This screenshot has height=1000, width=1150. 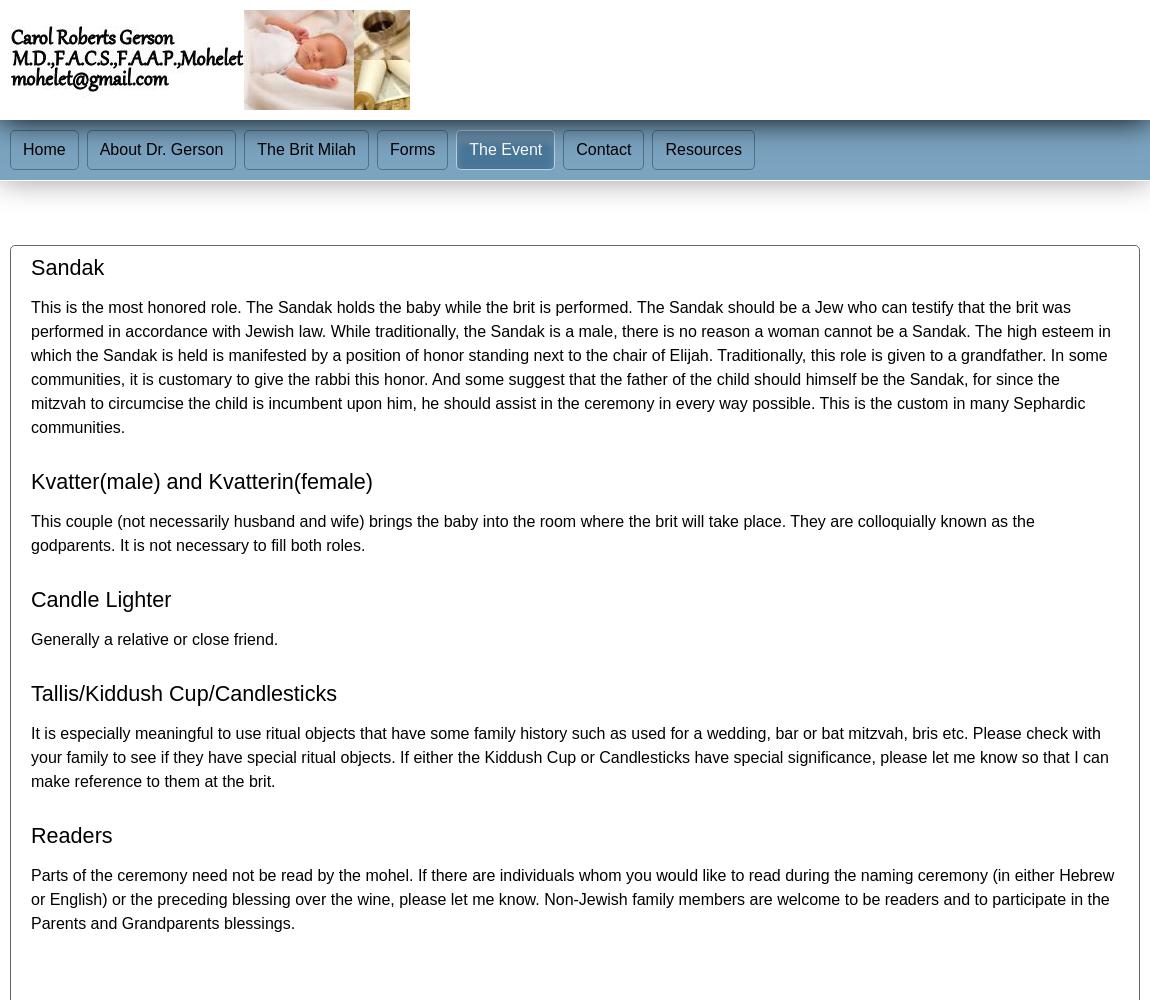 What do you see at coordinates (570, 366) in the screenshot?
I see `'This is the most honored role. The Sandak holds the baby while the brit is performed. The Sandak should be a Jew who can testify that the brit was performed in accordance with Jewish law. While traditionally, the Sandak is a male, there is no reason a woman cannot be a Sandak. The high esteem in which the Sandak is held is manifested by a position of honor standing next to the chair of Elijah. Traditionally, this role is given to a grandfather. In some communities, it is customary to give the rabbi this honor. And some suggest that the father of the child should himself be the Sandak, for since the mitzvah to circumcise the child is incumbent upon him, he should assist in the ceremony in every way possible. This is the custom in many Sephardic communities.'` at bounding box center [570, 366].